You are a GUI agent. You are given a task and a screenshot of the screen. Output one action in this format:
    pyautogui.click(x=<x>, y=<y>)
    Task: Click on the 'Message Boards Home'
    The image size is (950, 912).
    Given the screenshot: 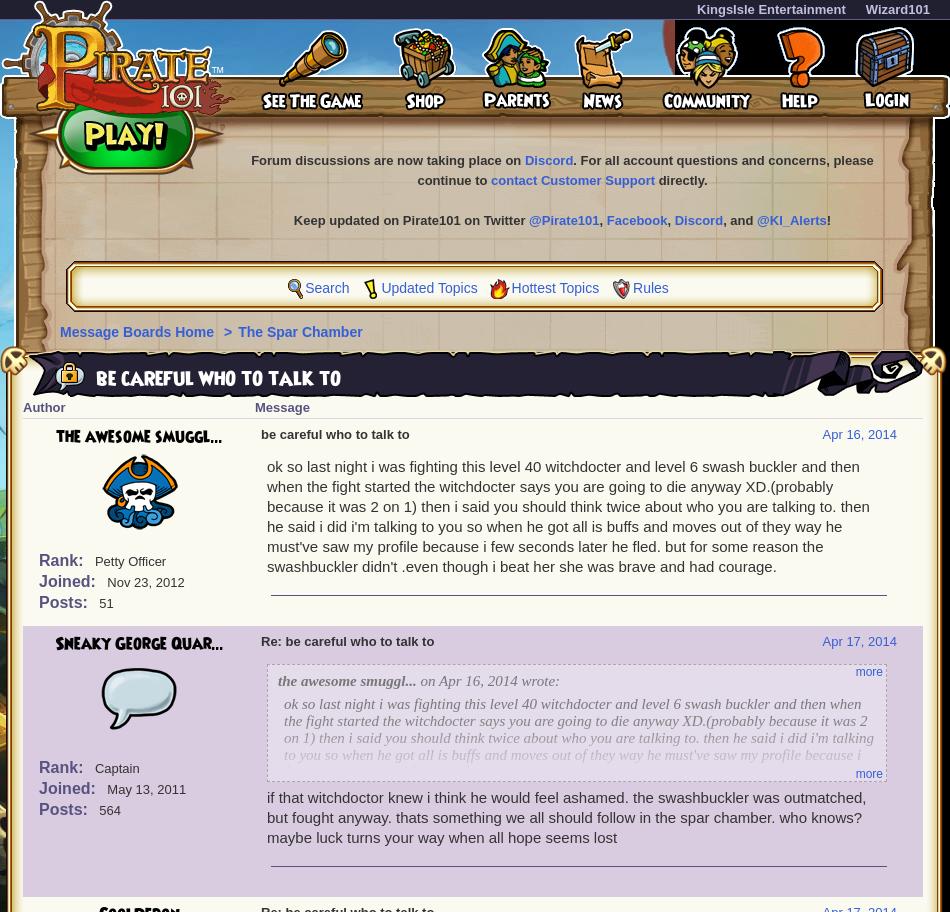 What is the action you would take?
    pyautogui.click(x=138, y=331)
    